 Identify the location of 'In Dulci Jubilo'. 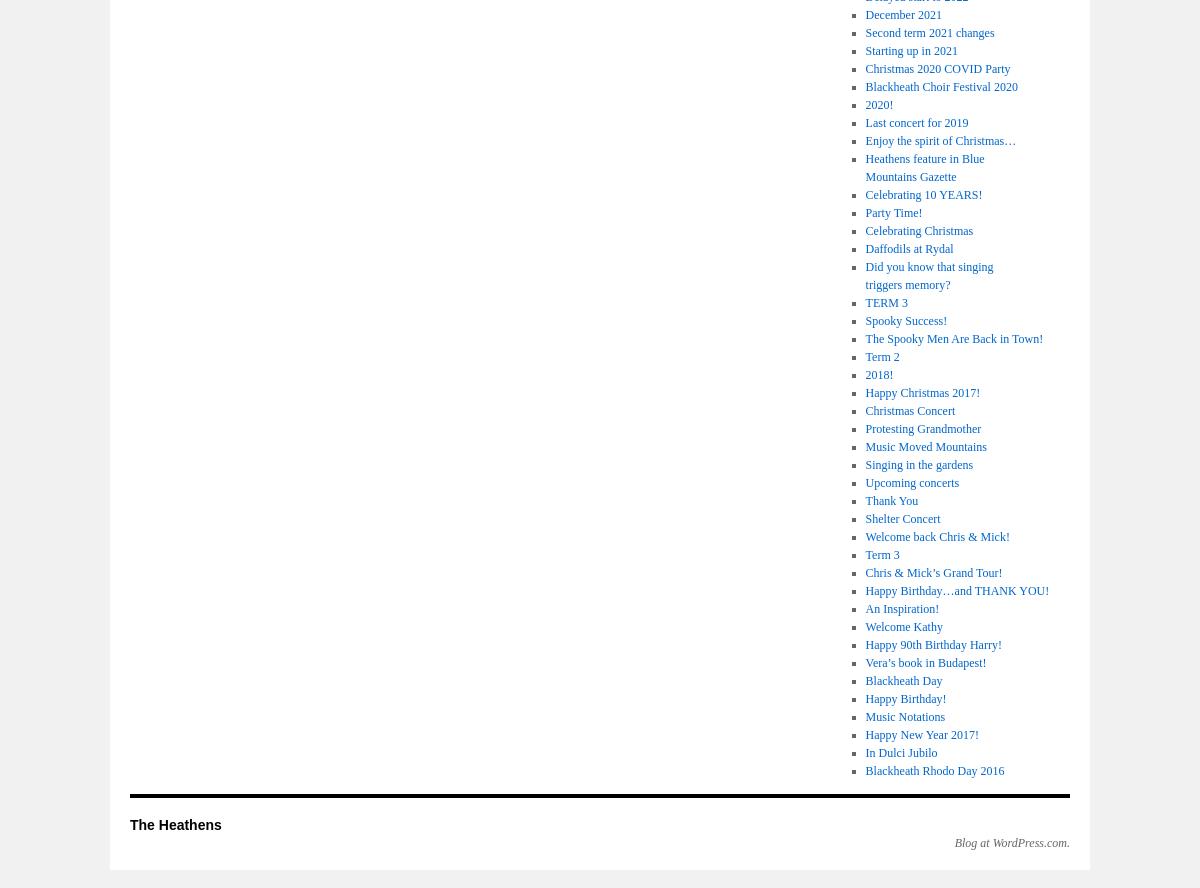
(900, 752).